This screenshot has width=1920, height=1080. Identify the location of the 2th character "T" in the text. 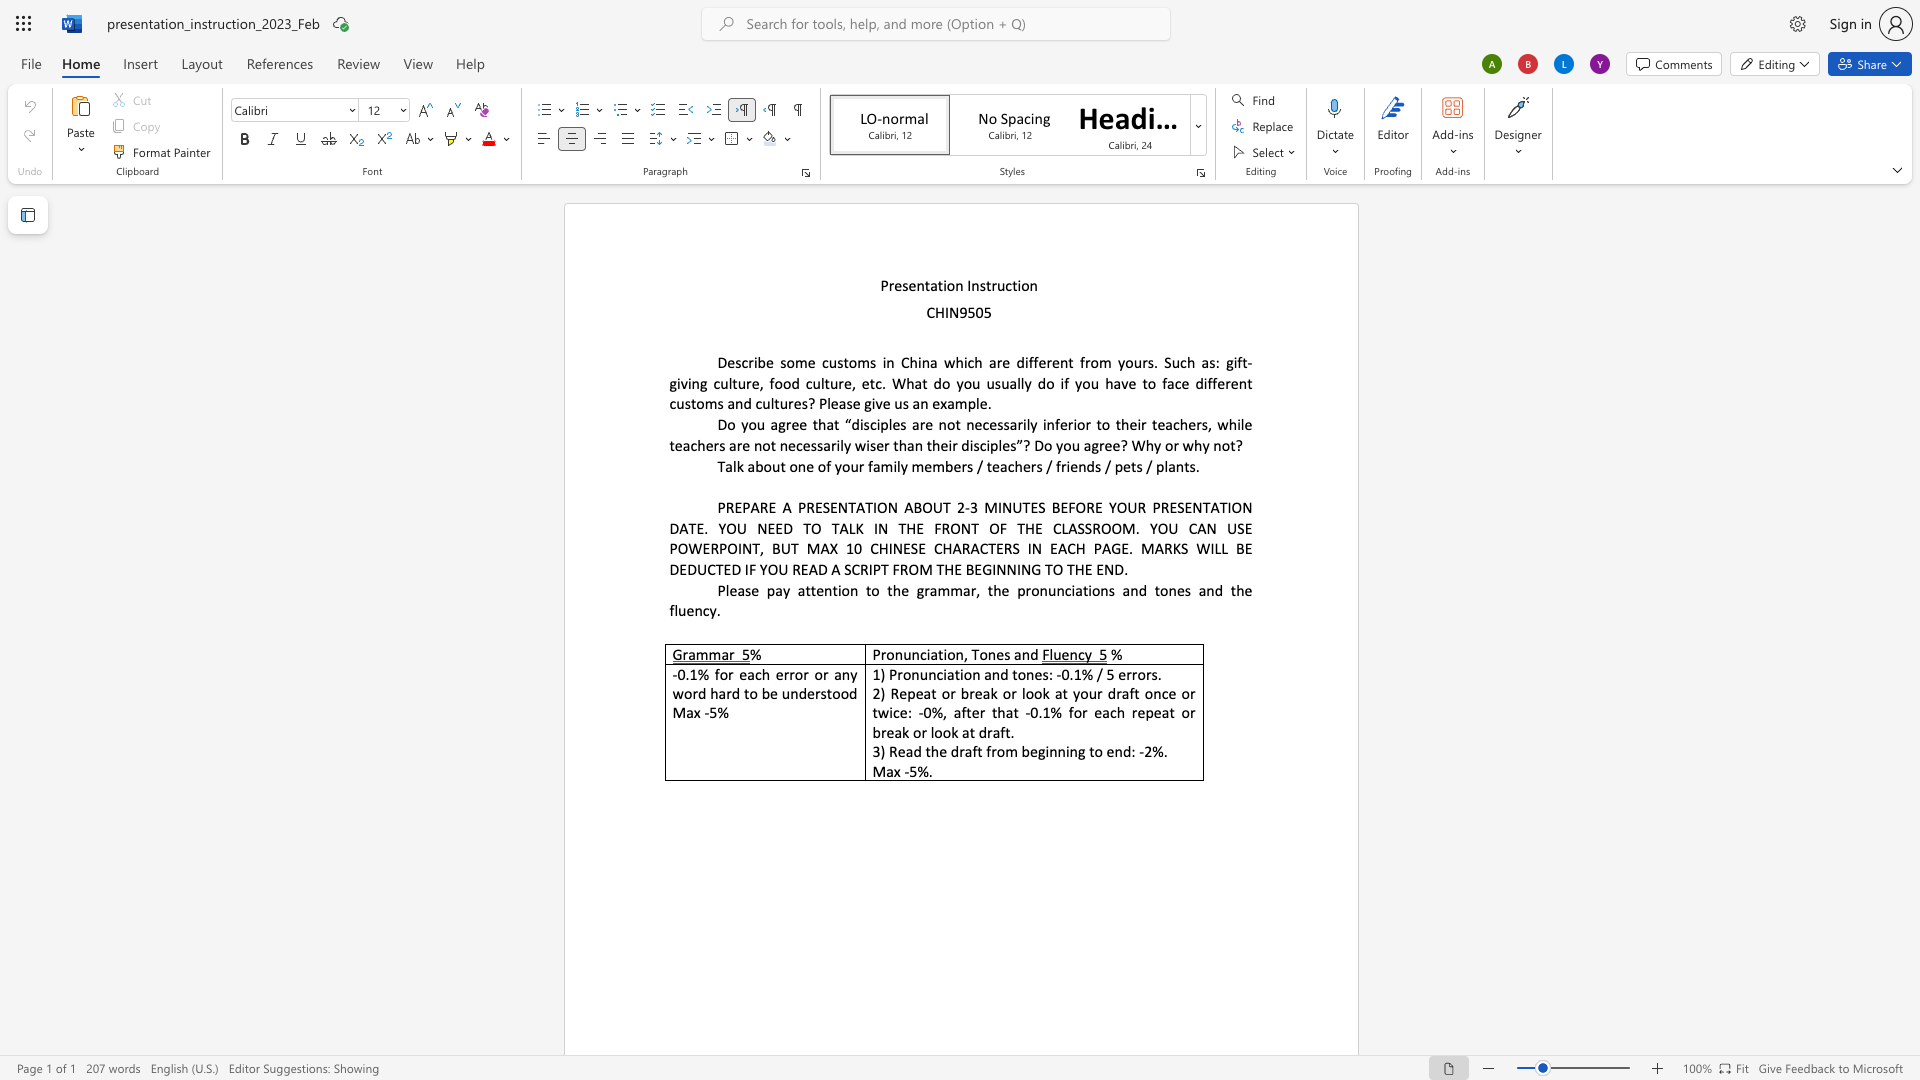
(869, 506).